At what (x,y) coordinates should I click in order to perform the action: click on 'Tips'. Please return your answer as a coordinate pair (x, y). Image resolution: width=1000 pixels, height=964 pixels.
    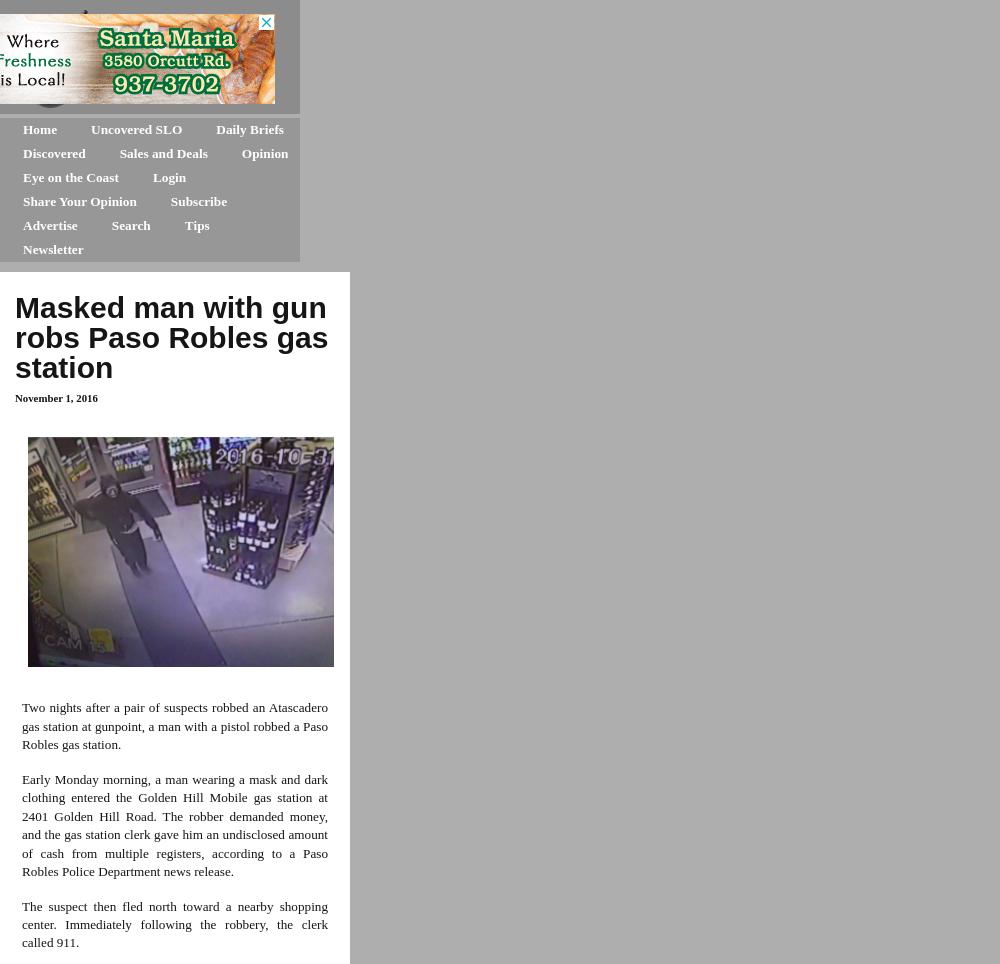
    Looking at the image, I should click on (195, 225).